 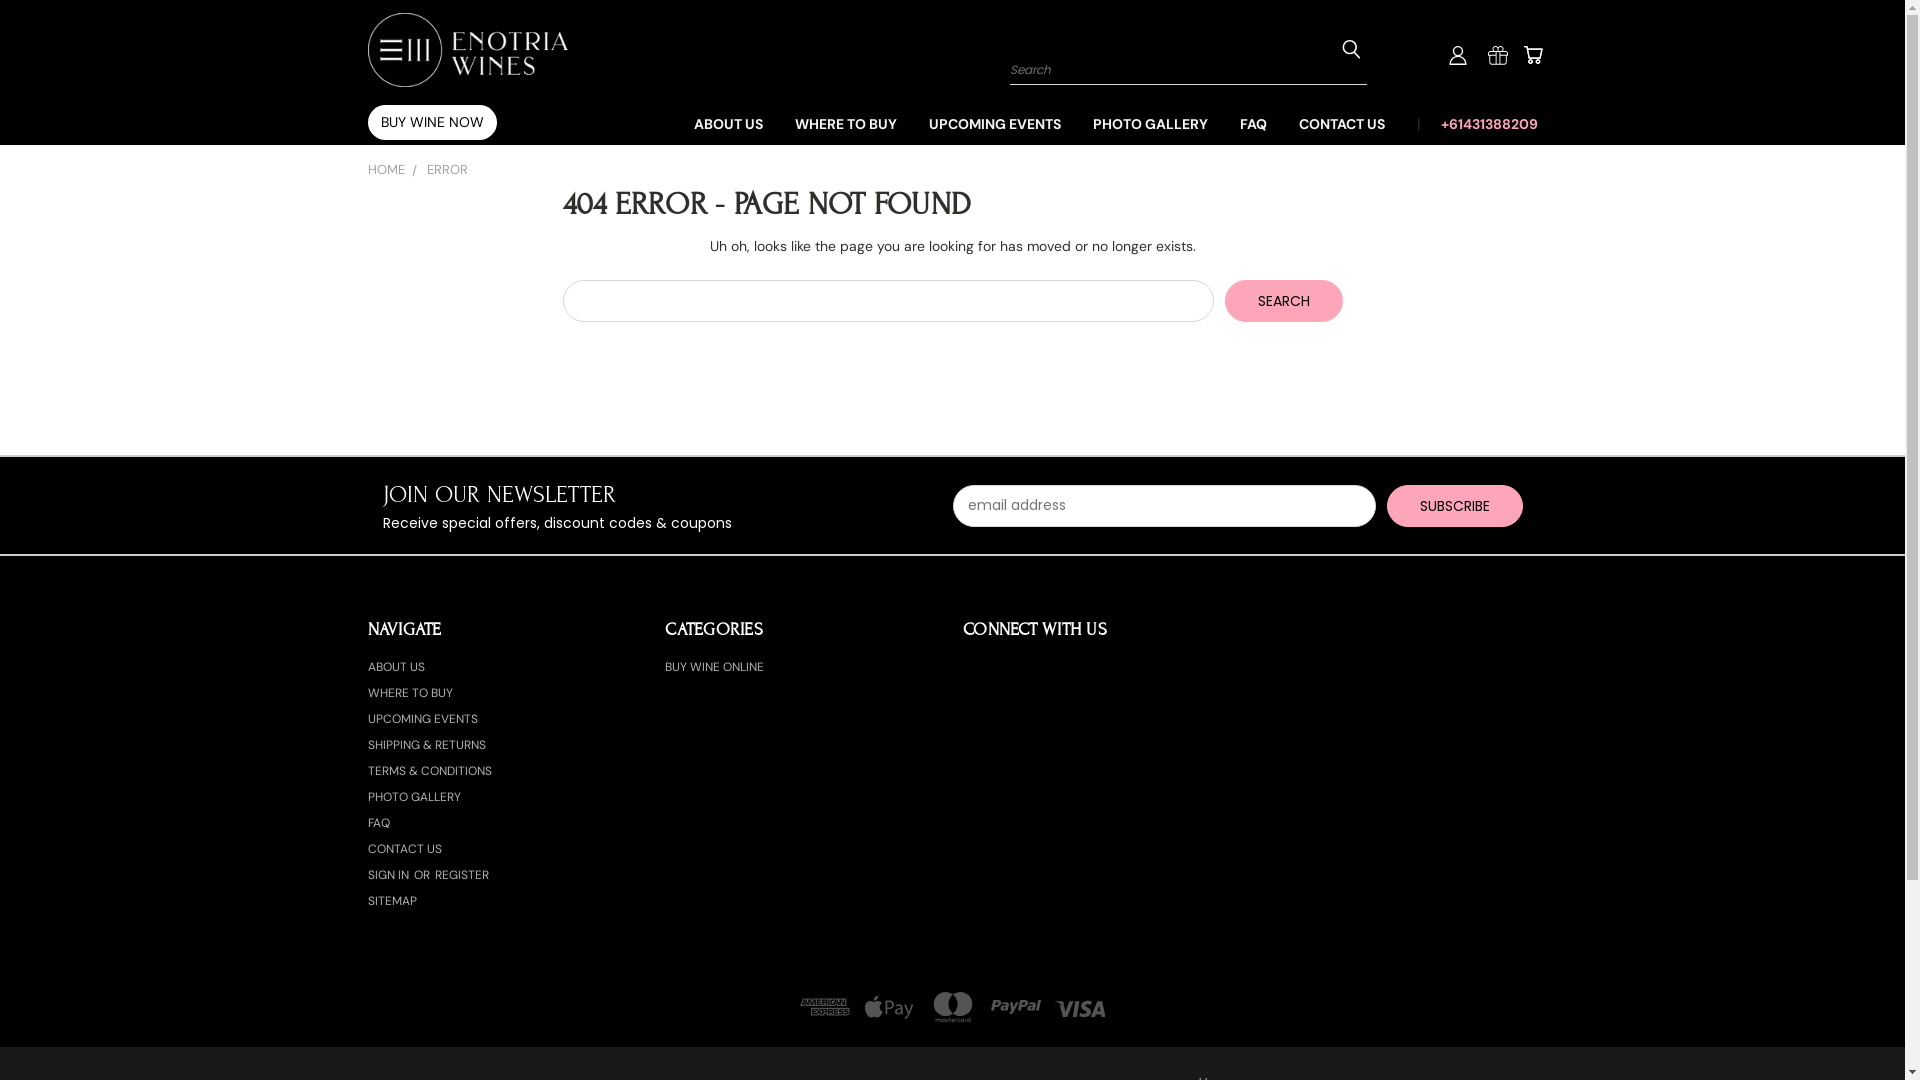 I want to click on 'Submit Search', so click(x=1350, y=48).